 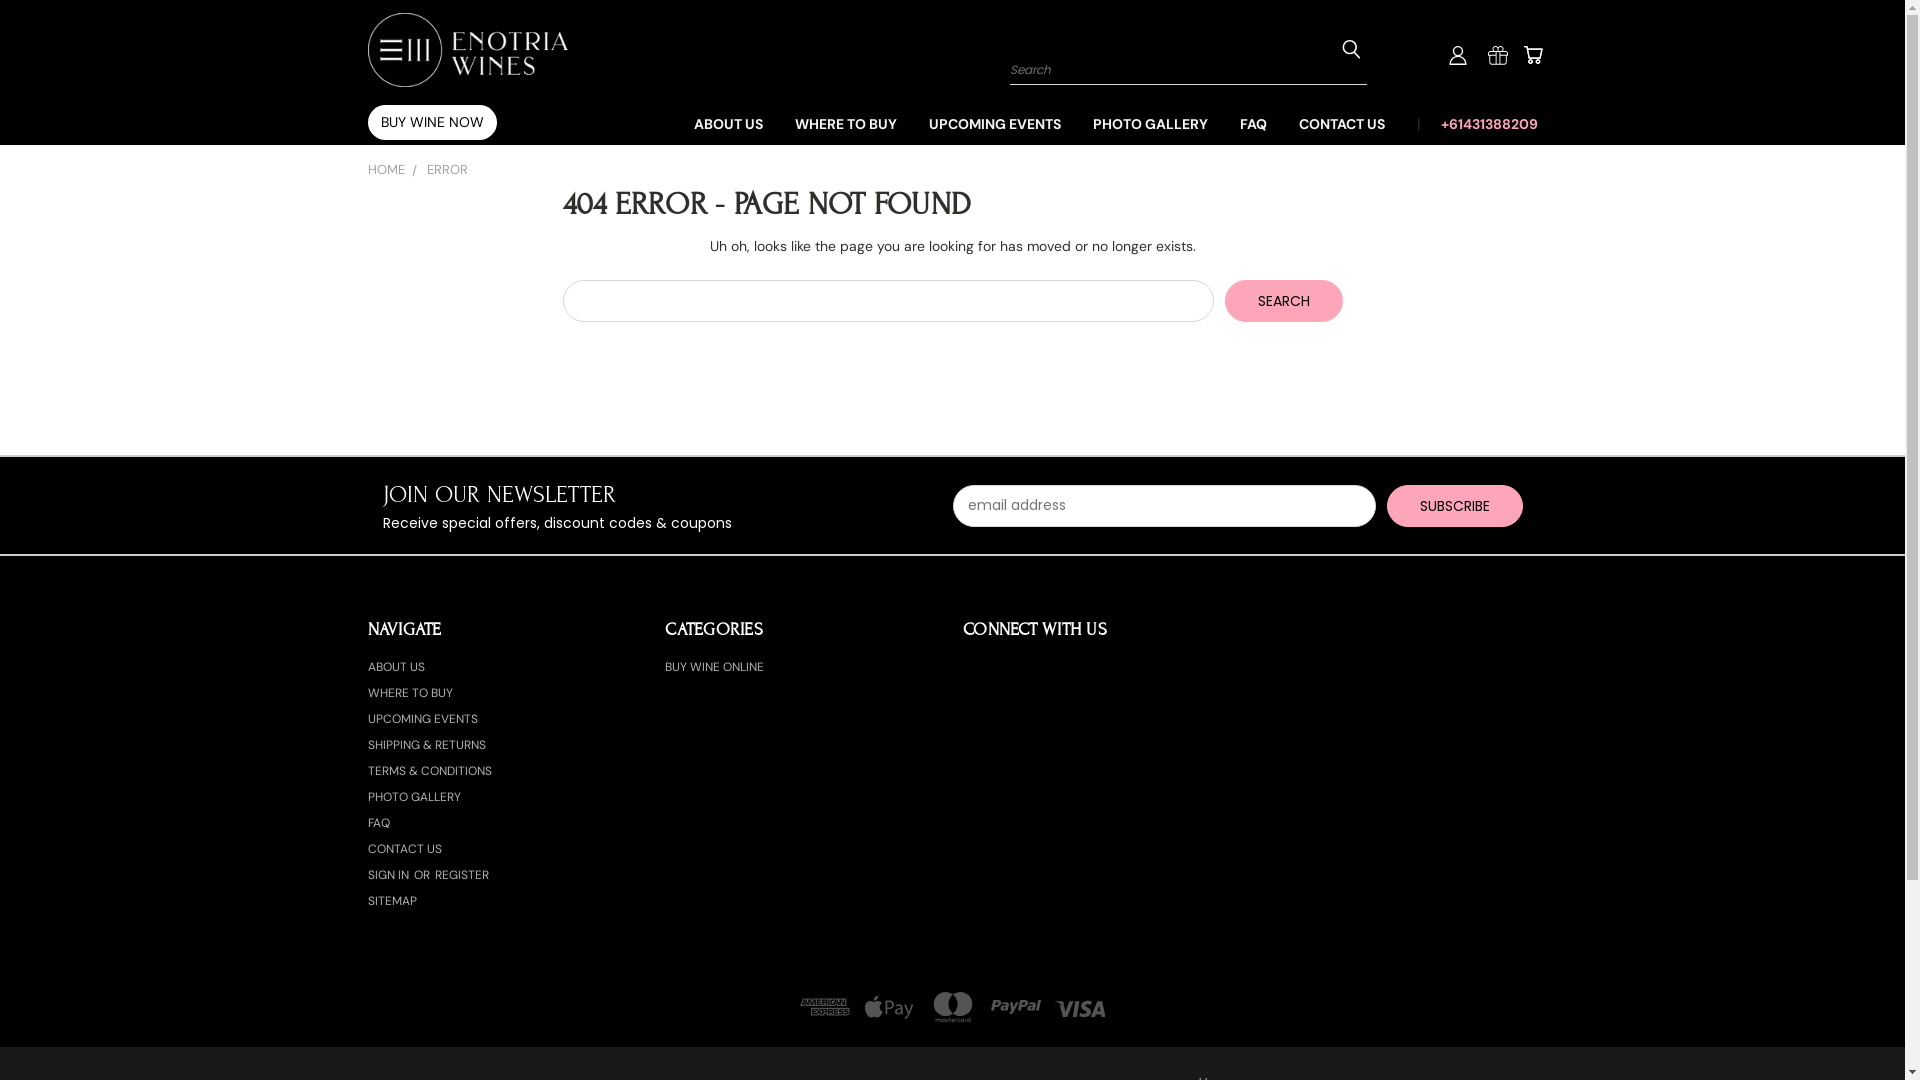 I want to click on 'Submit Search', so click(x=1350, y=48).